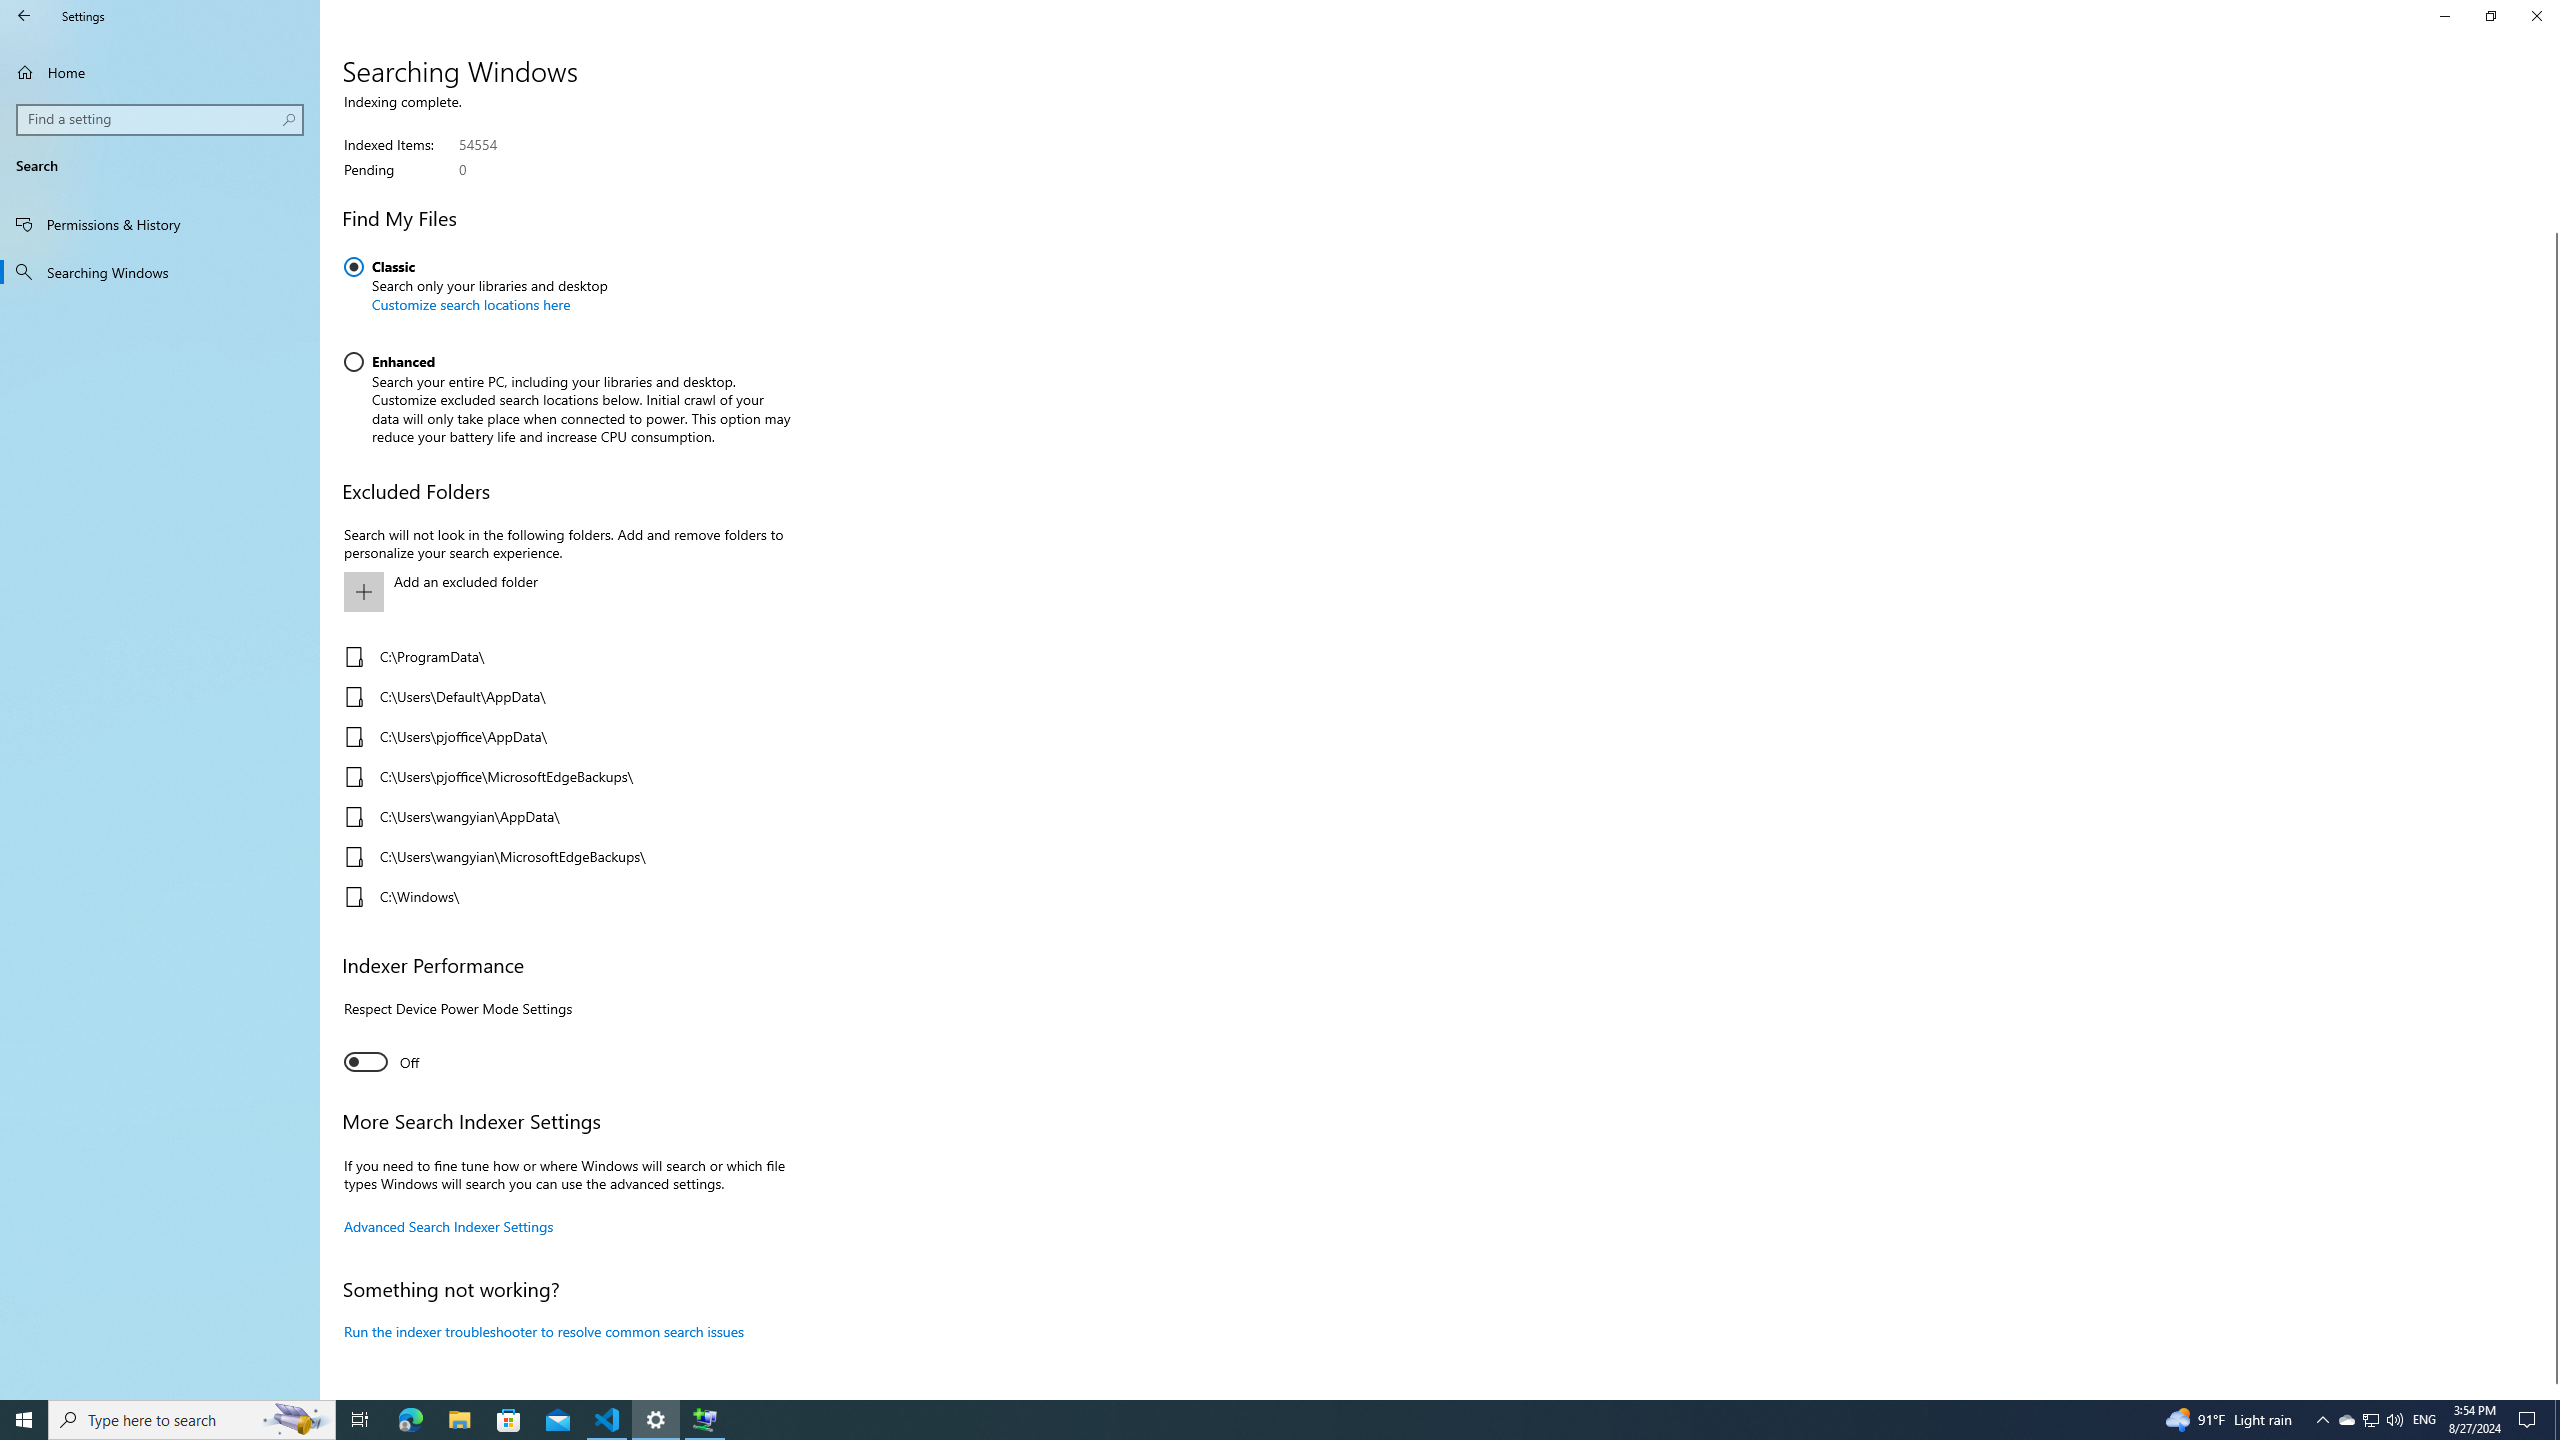  Describe the element at coordinates (470, 303) in the screenshot. I see `'Customize search locations here'` at that location.